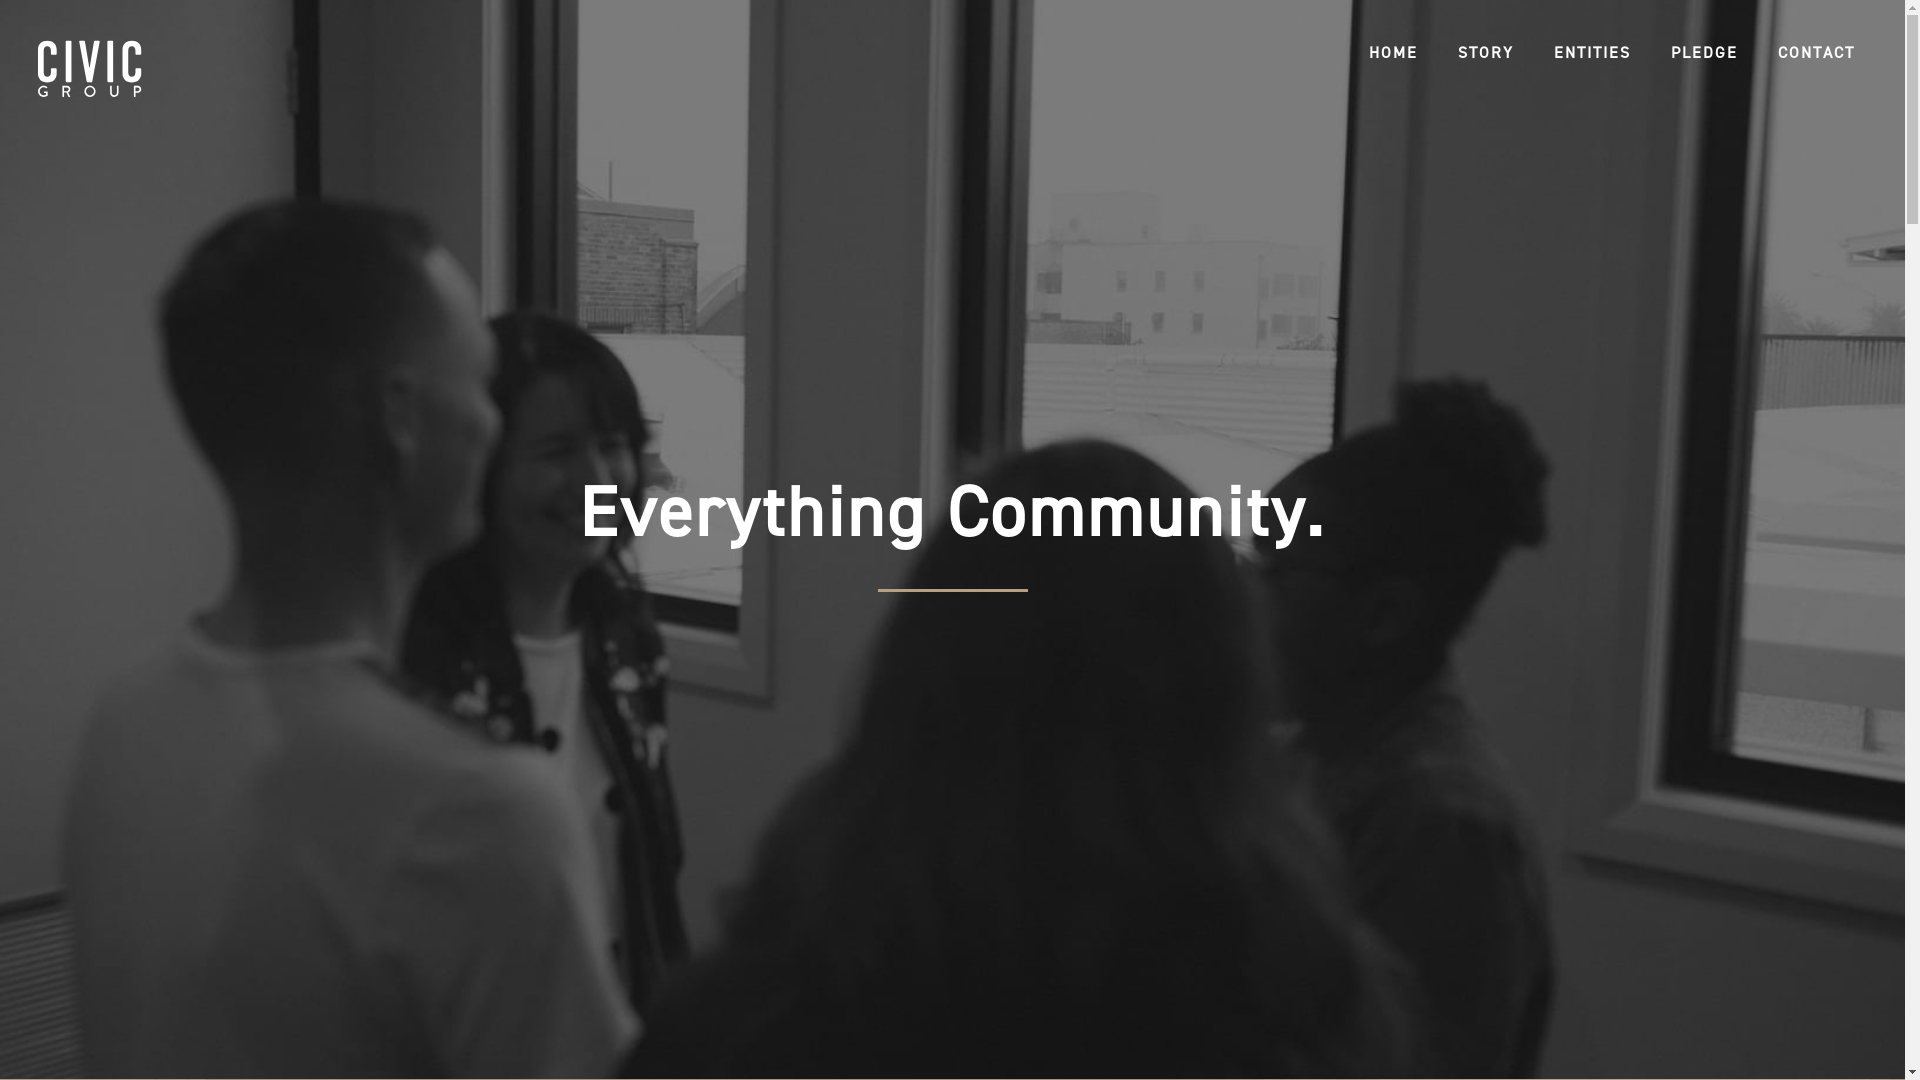 This screenshot has width=1920, height=1080. What do you see at coordinates (1392, 52) in the screenshot?
I see `'HOME'` at bounding box center [1392, 52].